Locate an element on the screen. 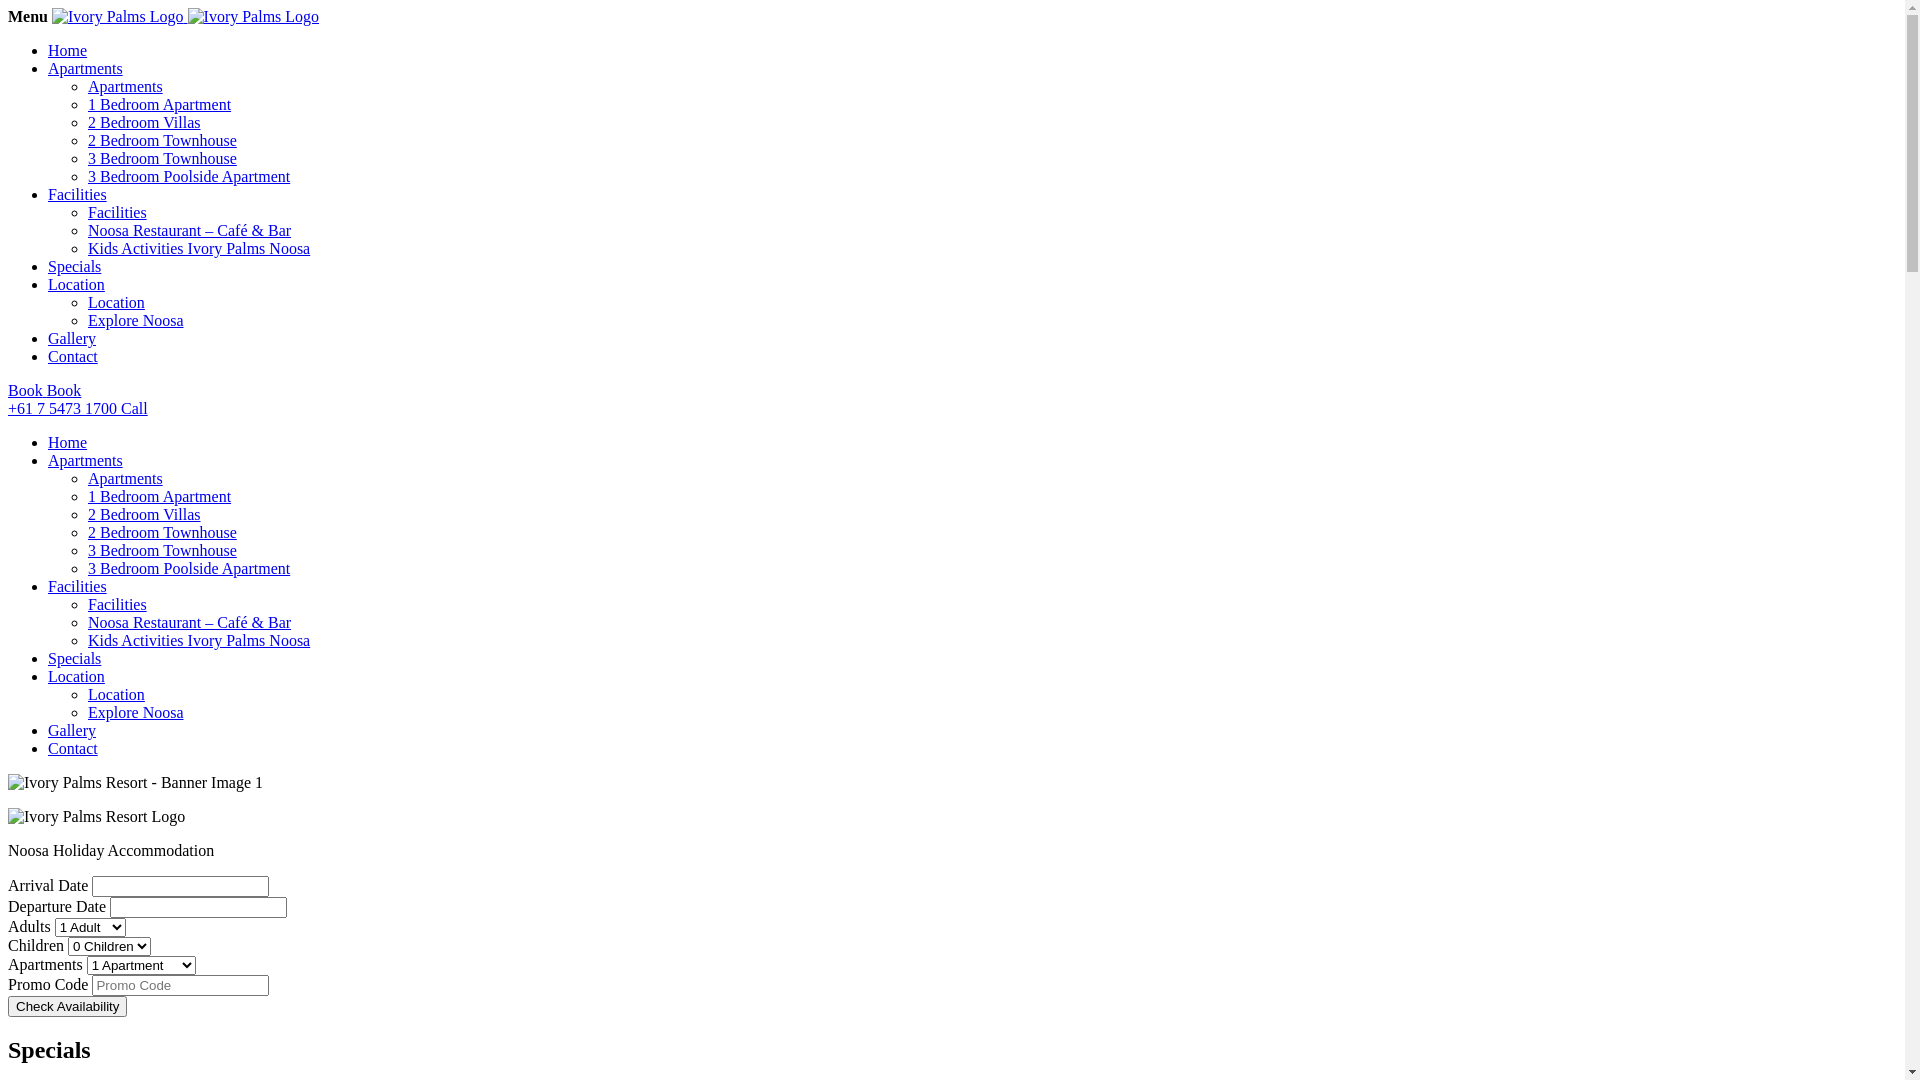  'Apartments' is located at coordinates (124, 478).